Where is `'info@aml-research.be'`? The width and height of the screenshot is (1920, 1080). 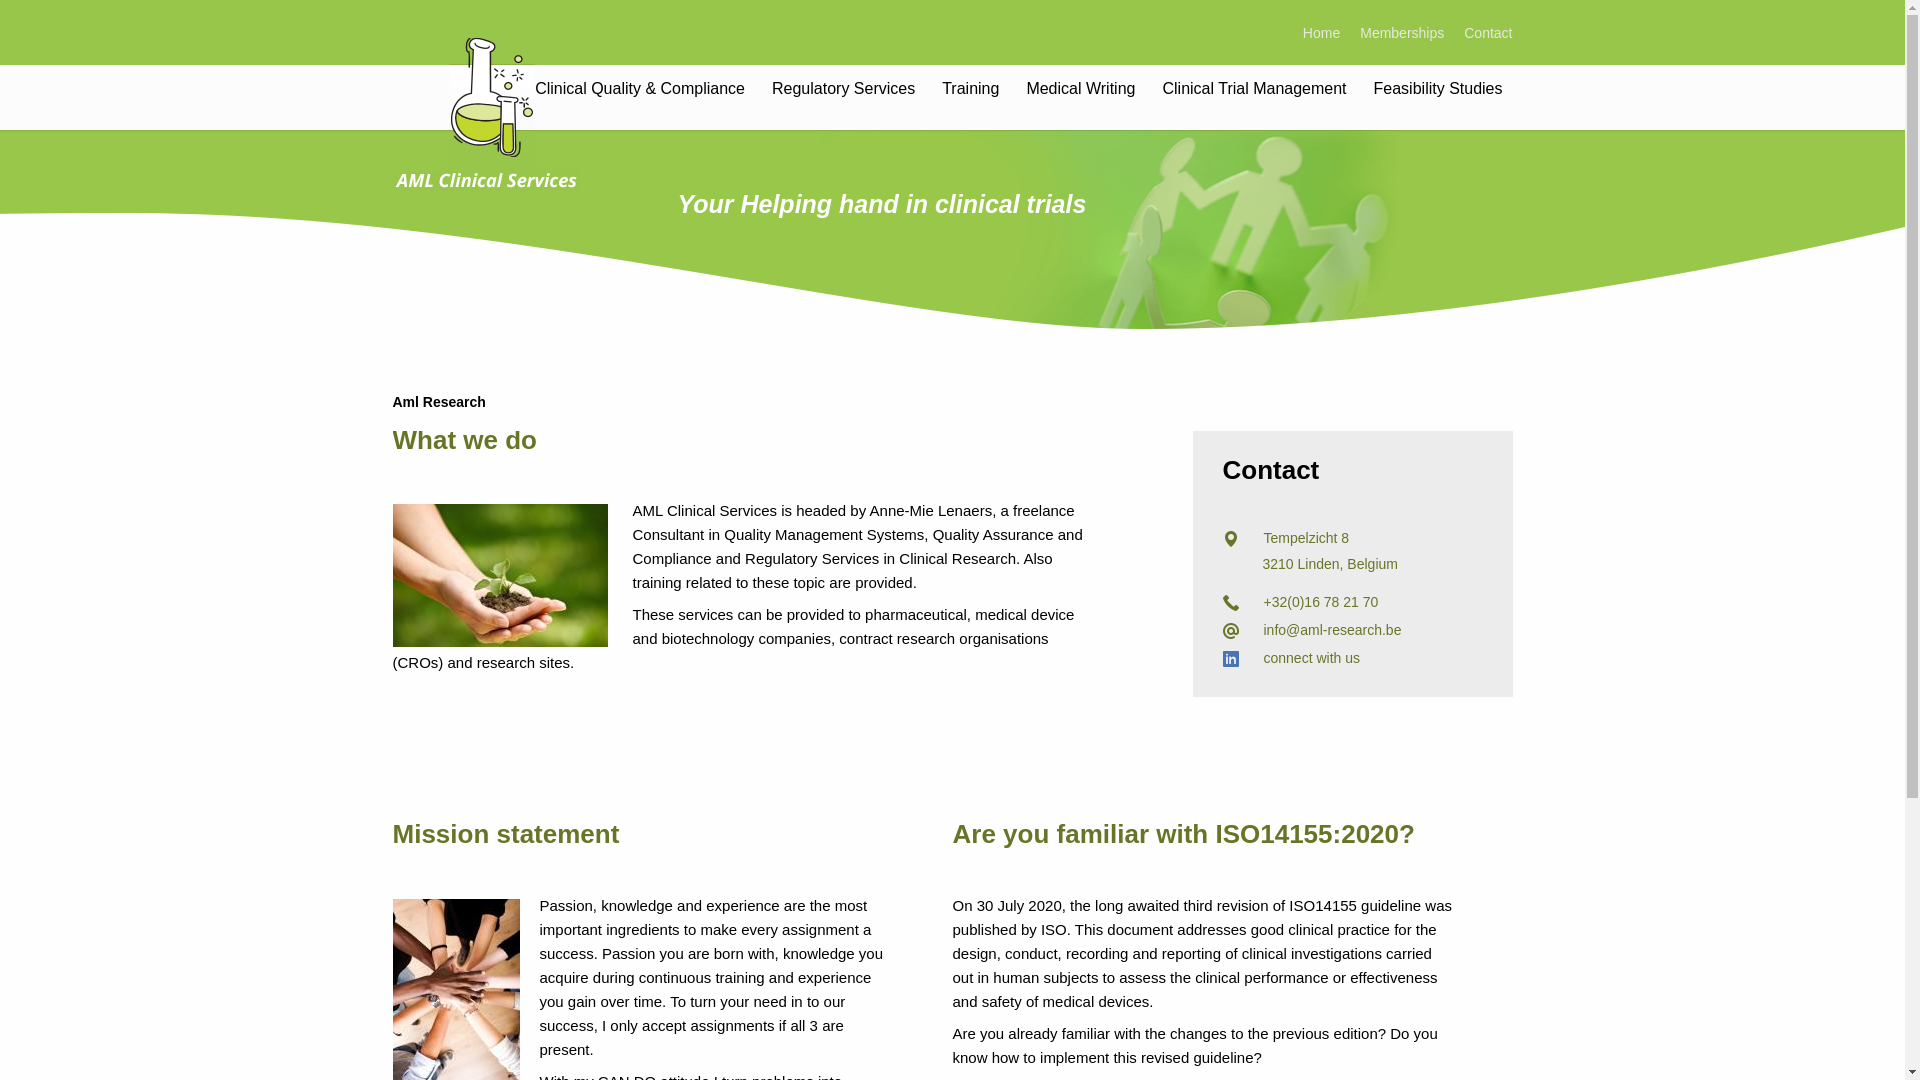 'info@aml-research.be' is located at coordinates (1262, 628).